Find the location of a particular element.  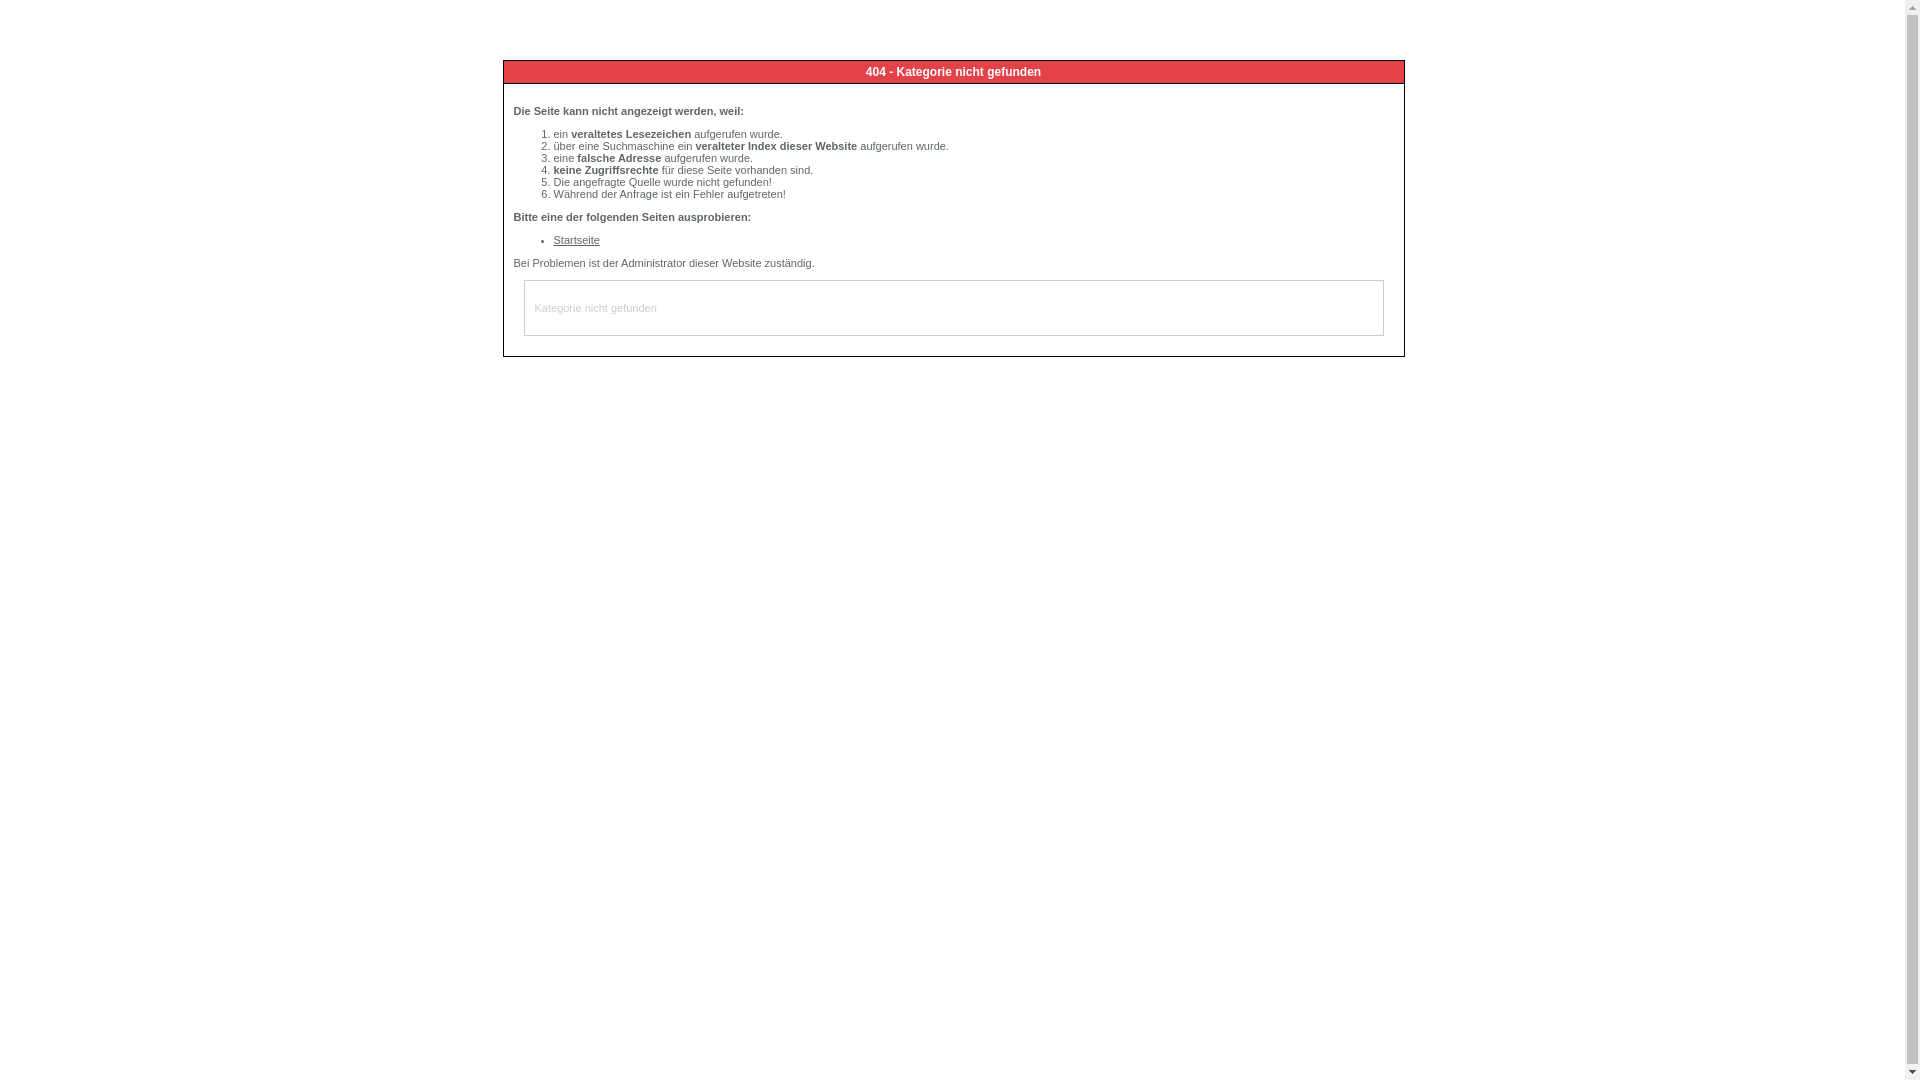

'Startseite' is located at coordinates (575, 238).